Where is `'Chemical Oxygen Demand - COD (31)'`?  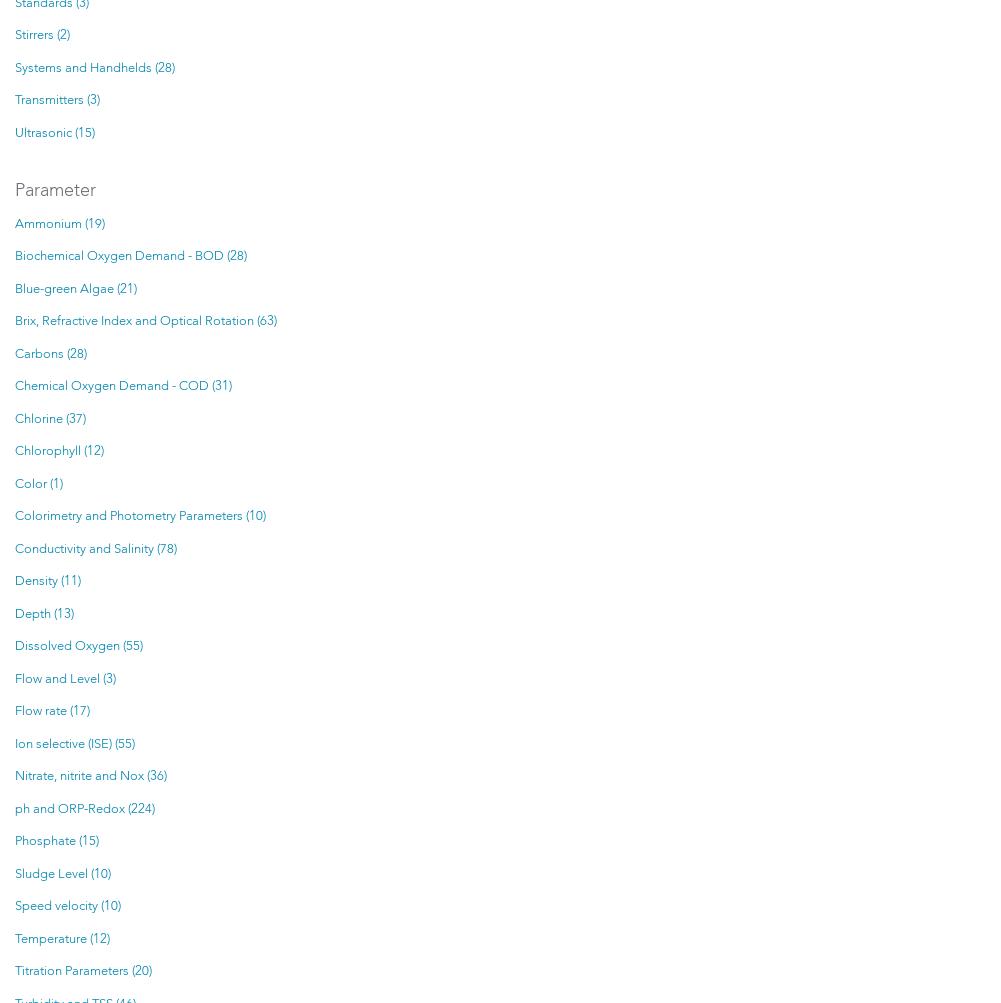
'Chemical Oxygen Demand - COD (31)' is located at coordinates (122, 385).